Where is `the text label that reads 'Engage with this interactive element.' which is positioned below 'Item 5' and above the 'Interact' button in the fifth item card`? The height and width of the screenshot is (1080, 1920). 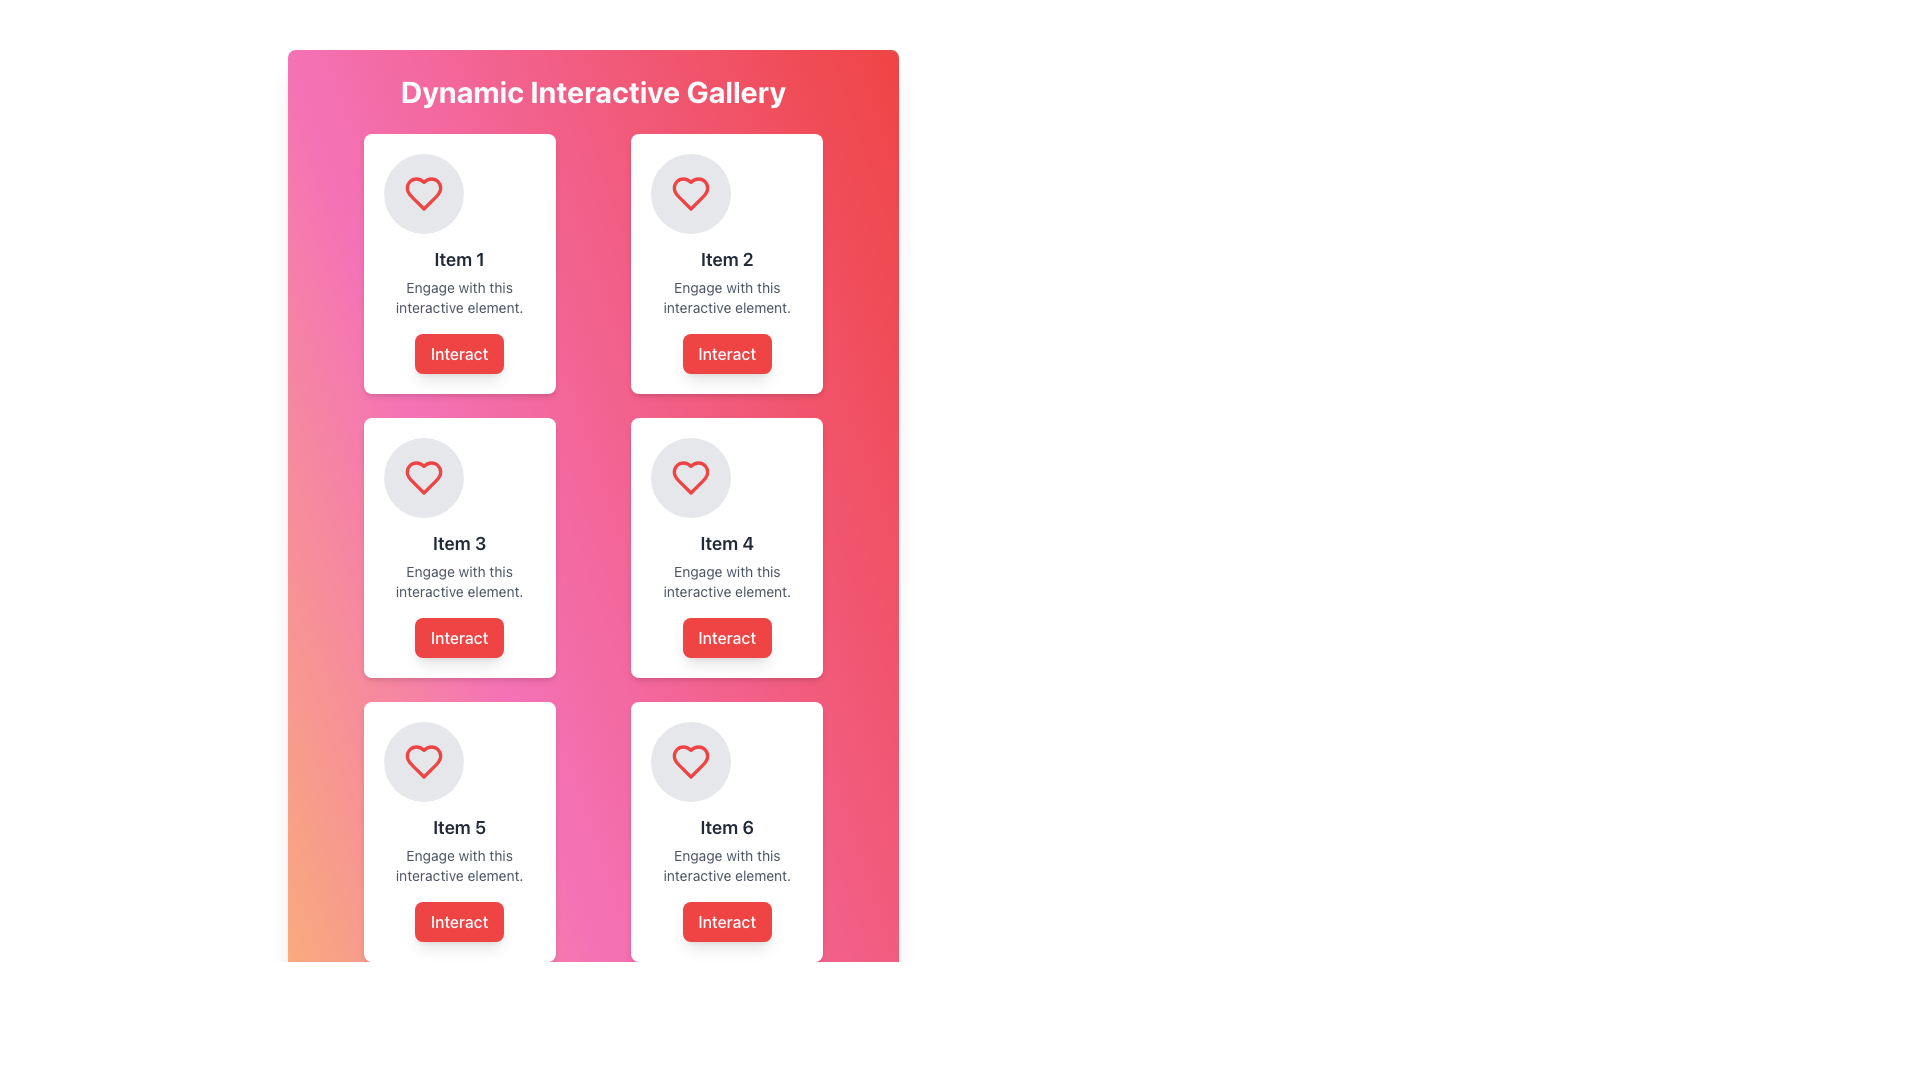 the text label that reads 'Engage with this interactive element.' which is positioned below 'Item 5' and above the 'Interact' button in the fifth item card is located at coordinates (458, 865).